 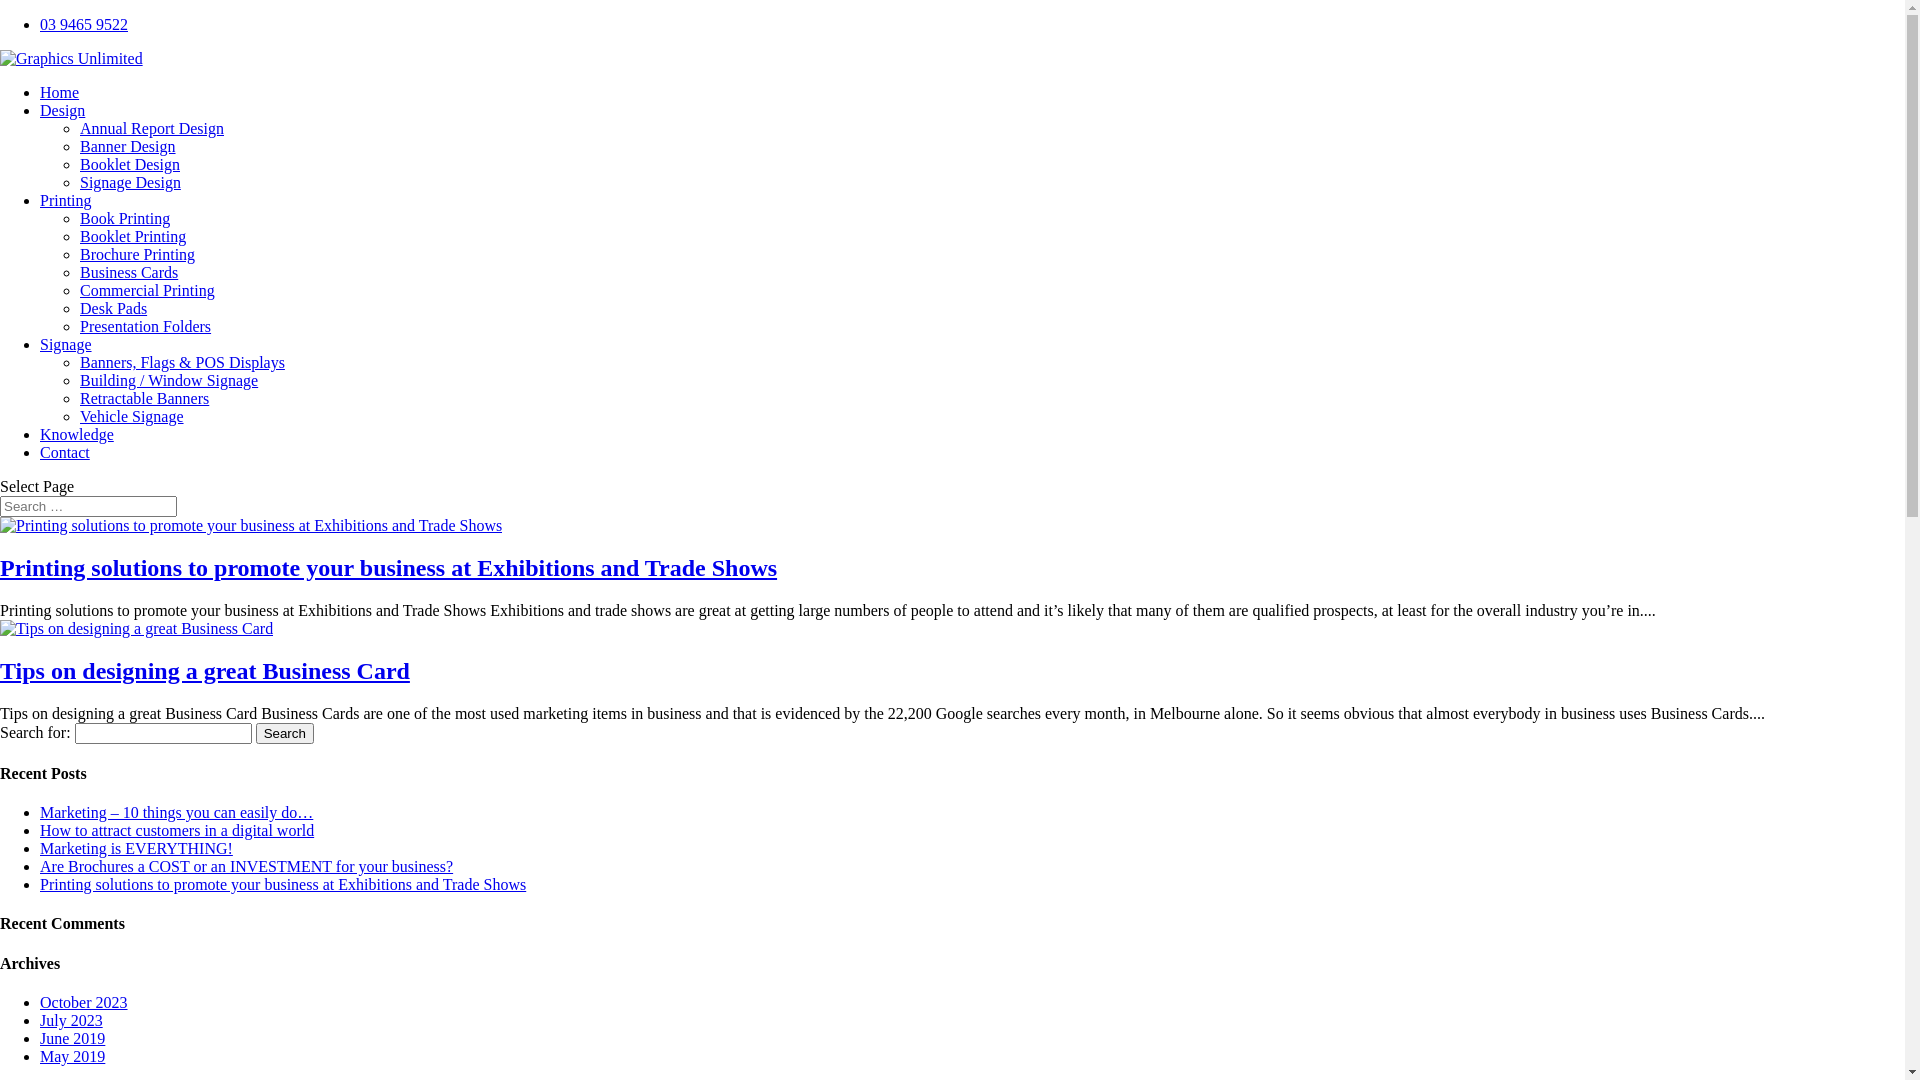 What do you see at coordinates (143, 398) in the screenshot?
I see `'Retractable Banners'` at bounding box center [143, 398].